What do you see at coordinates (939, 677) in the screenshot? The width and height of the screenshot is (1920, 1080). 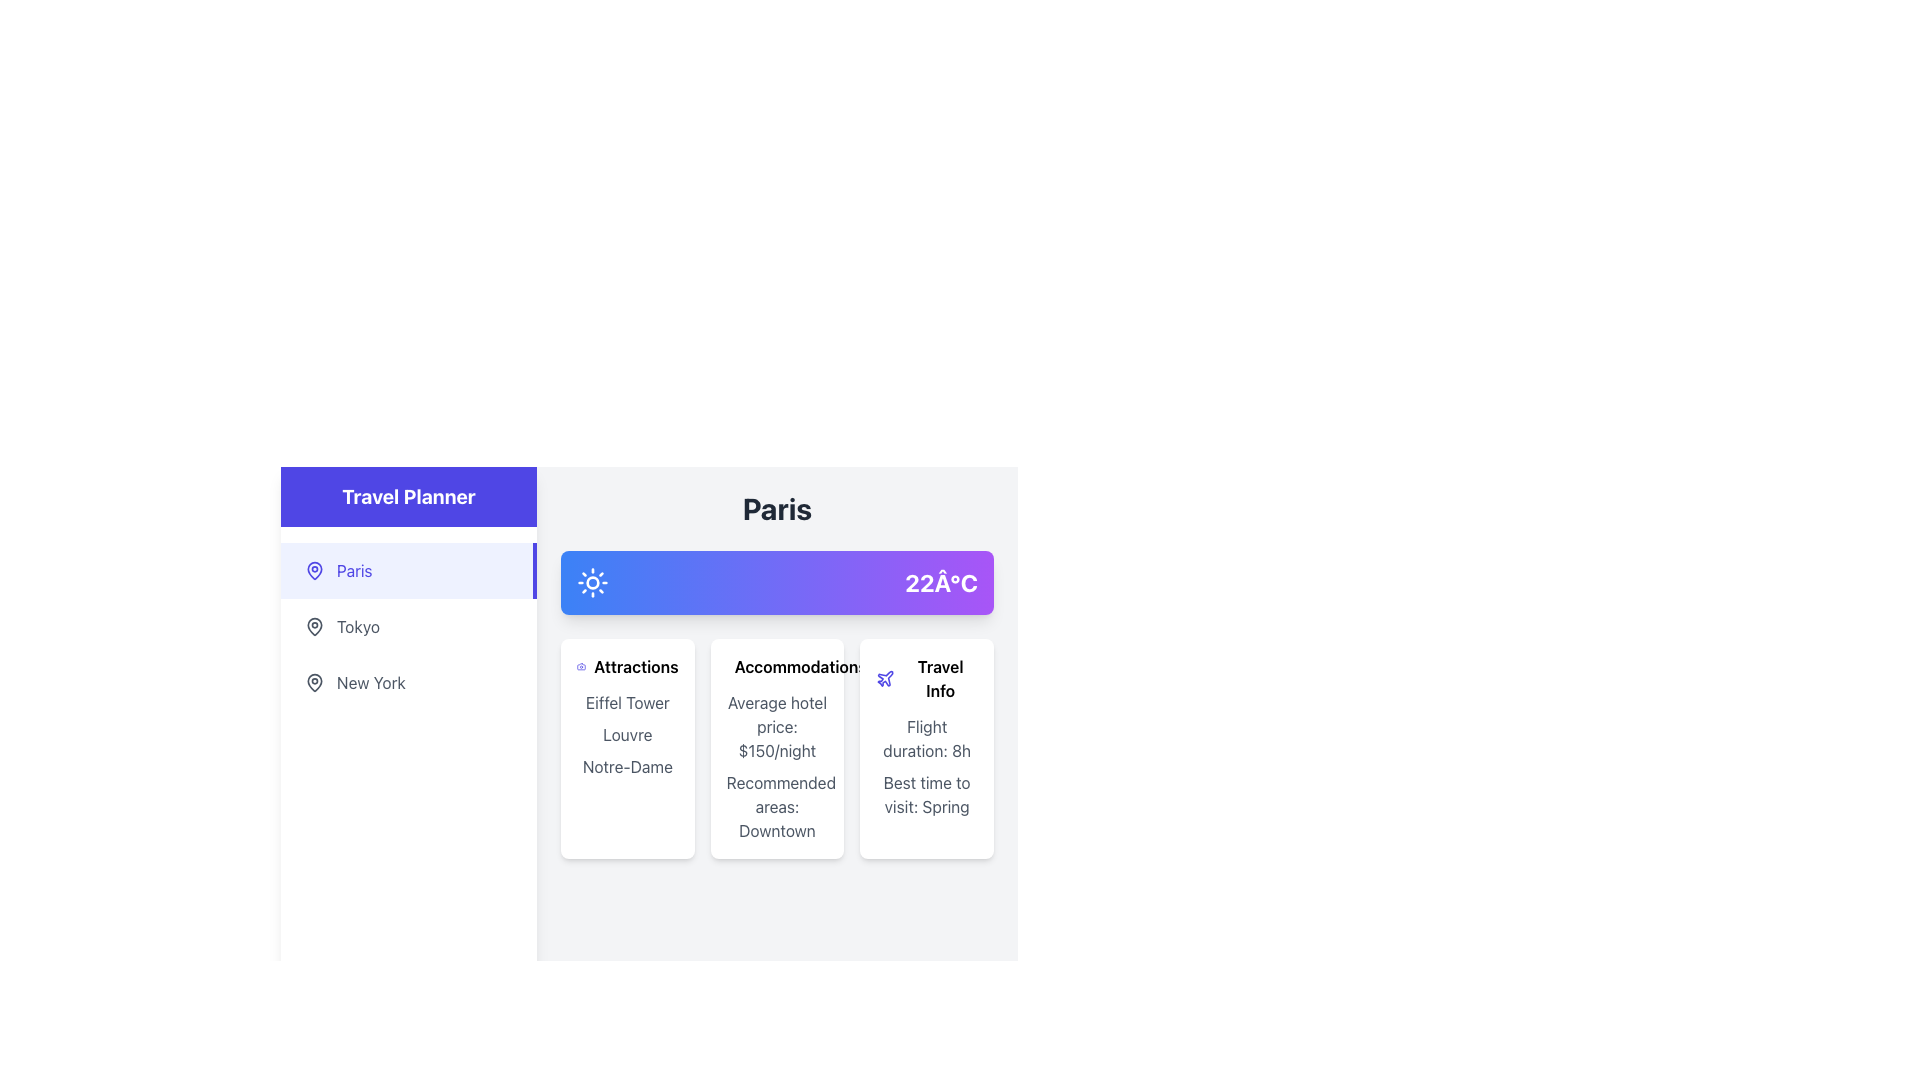 I see `the 'Travel Info' text label, which is a bold heading located in the third column of a grid, immediately to the right of the 'Accommodation' section` at bounding box center [939, 677].